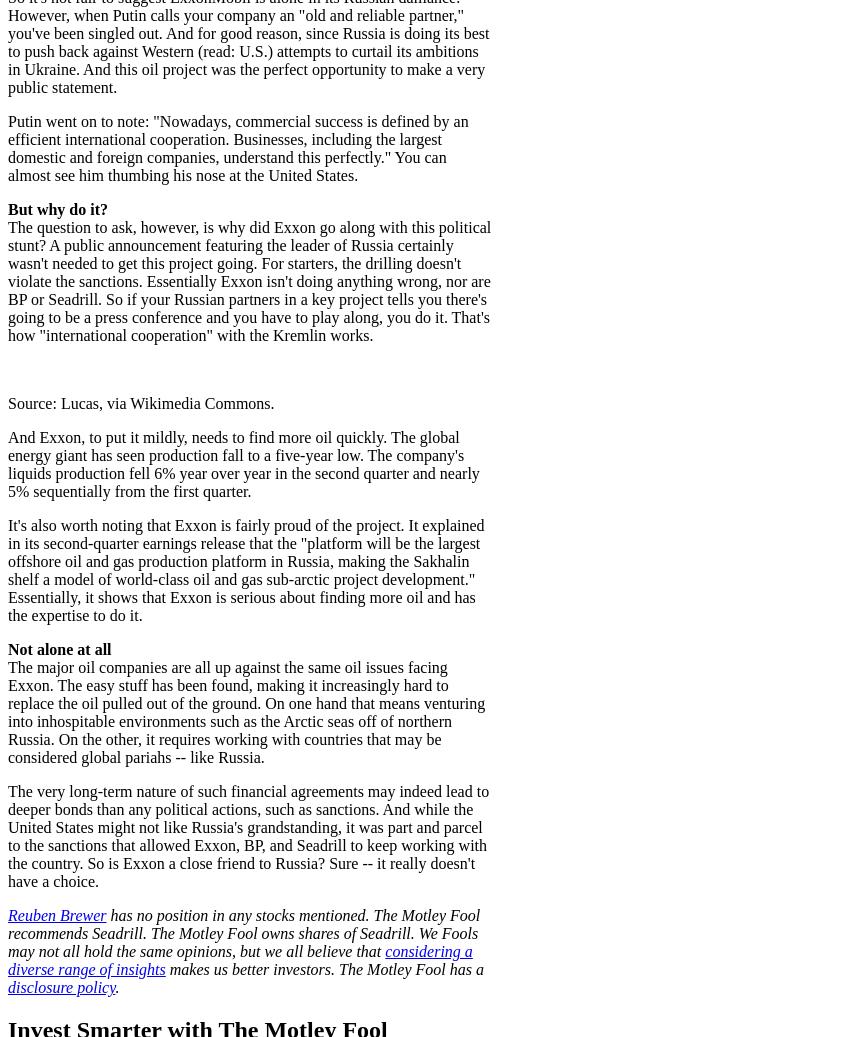  What do you see at coordinates (247, 835) in the screenshot?
I see `'The very long-term nature of such financial agreements may indeed lead to deeper bonds than any political actions, such as sanctions. And while the United States might not like Russia's grandstanding, it was part and parcel to the sanctions that allowed Exxon, BP, and Seadrill to keep working with the country. So is Exxon a close friend to Russia? Sure -- it really doesn't have a choice.'` at bounding box center [247, 835].